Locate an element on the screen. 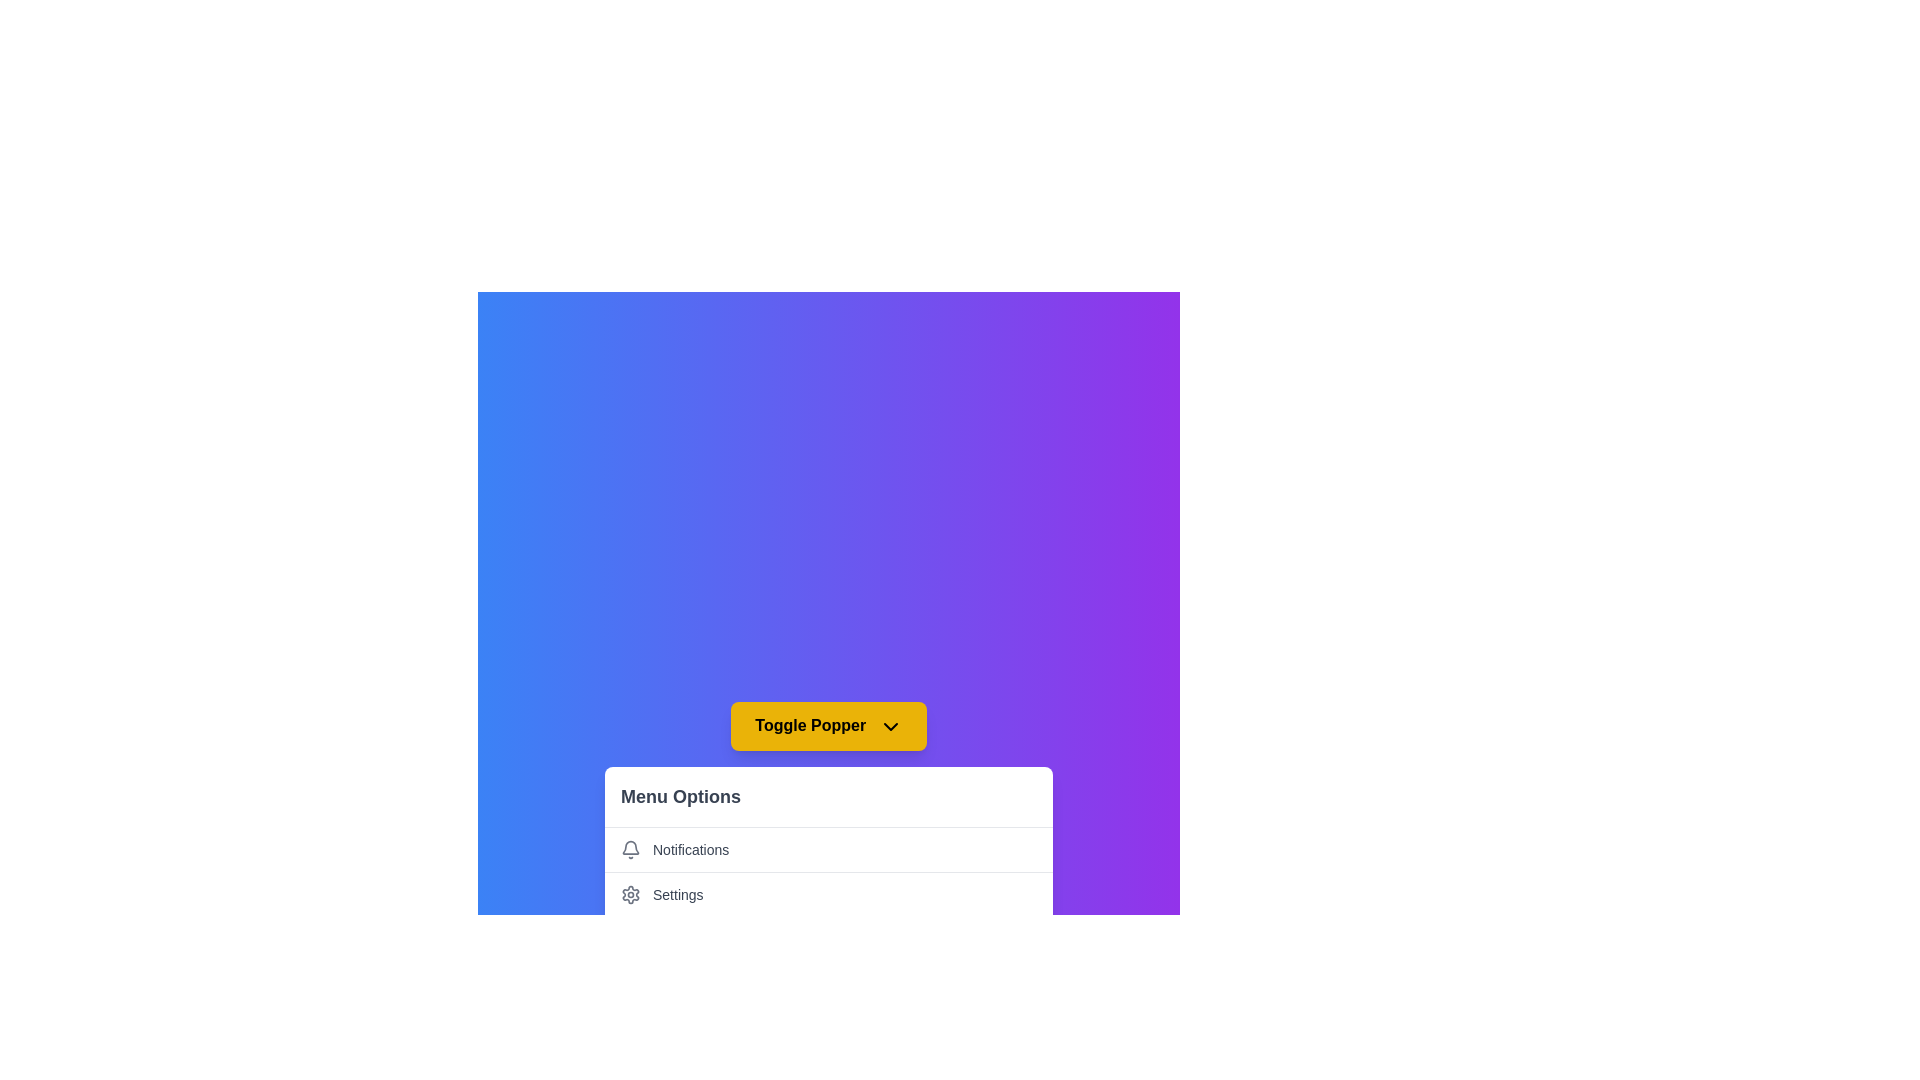  the downward-facing chevron icon on the right side of the 'Toggle Popper' button is located at coordinates (889, 726).